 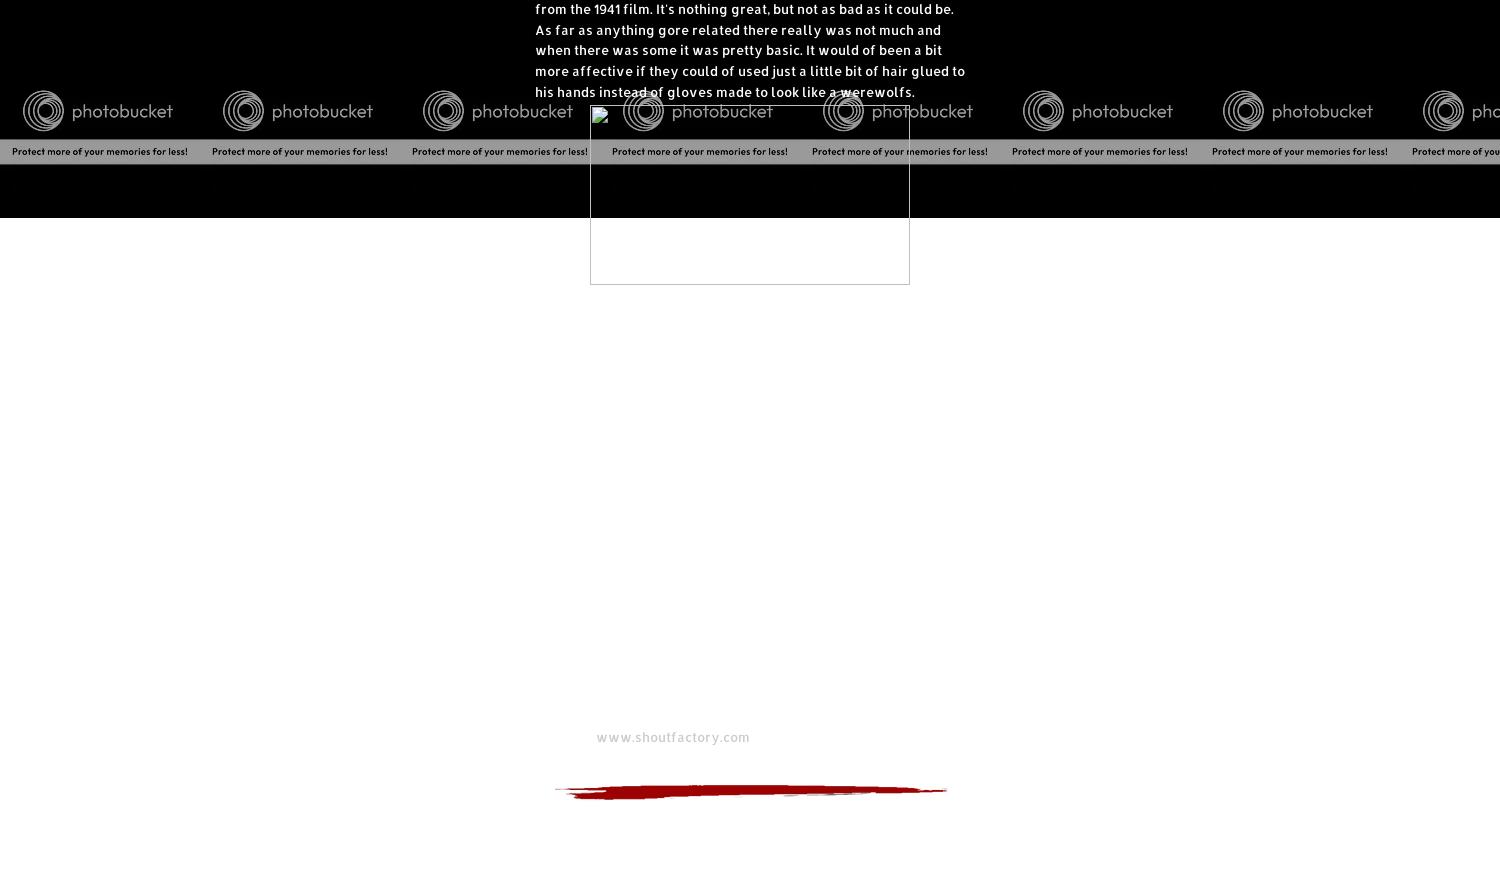 I want to click on 'Genre: Horror', so click(x=579, y=591).